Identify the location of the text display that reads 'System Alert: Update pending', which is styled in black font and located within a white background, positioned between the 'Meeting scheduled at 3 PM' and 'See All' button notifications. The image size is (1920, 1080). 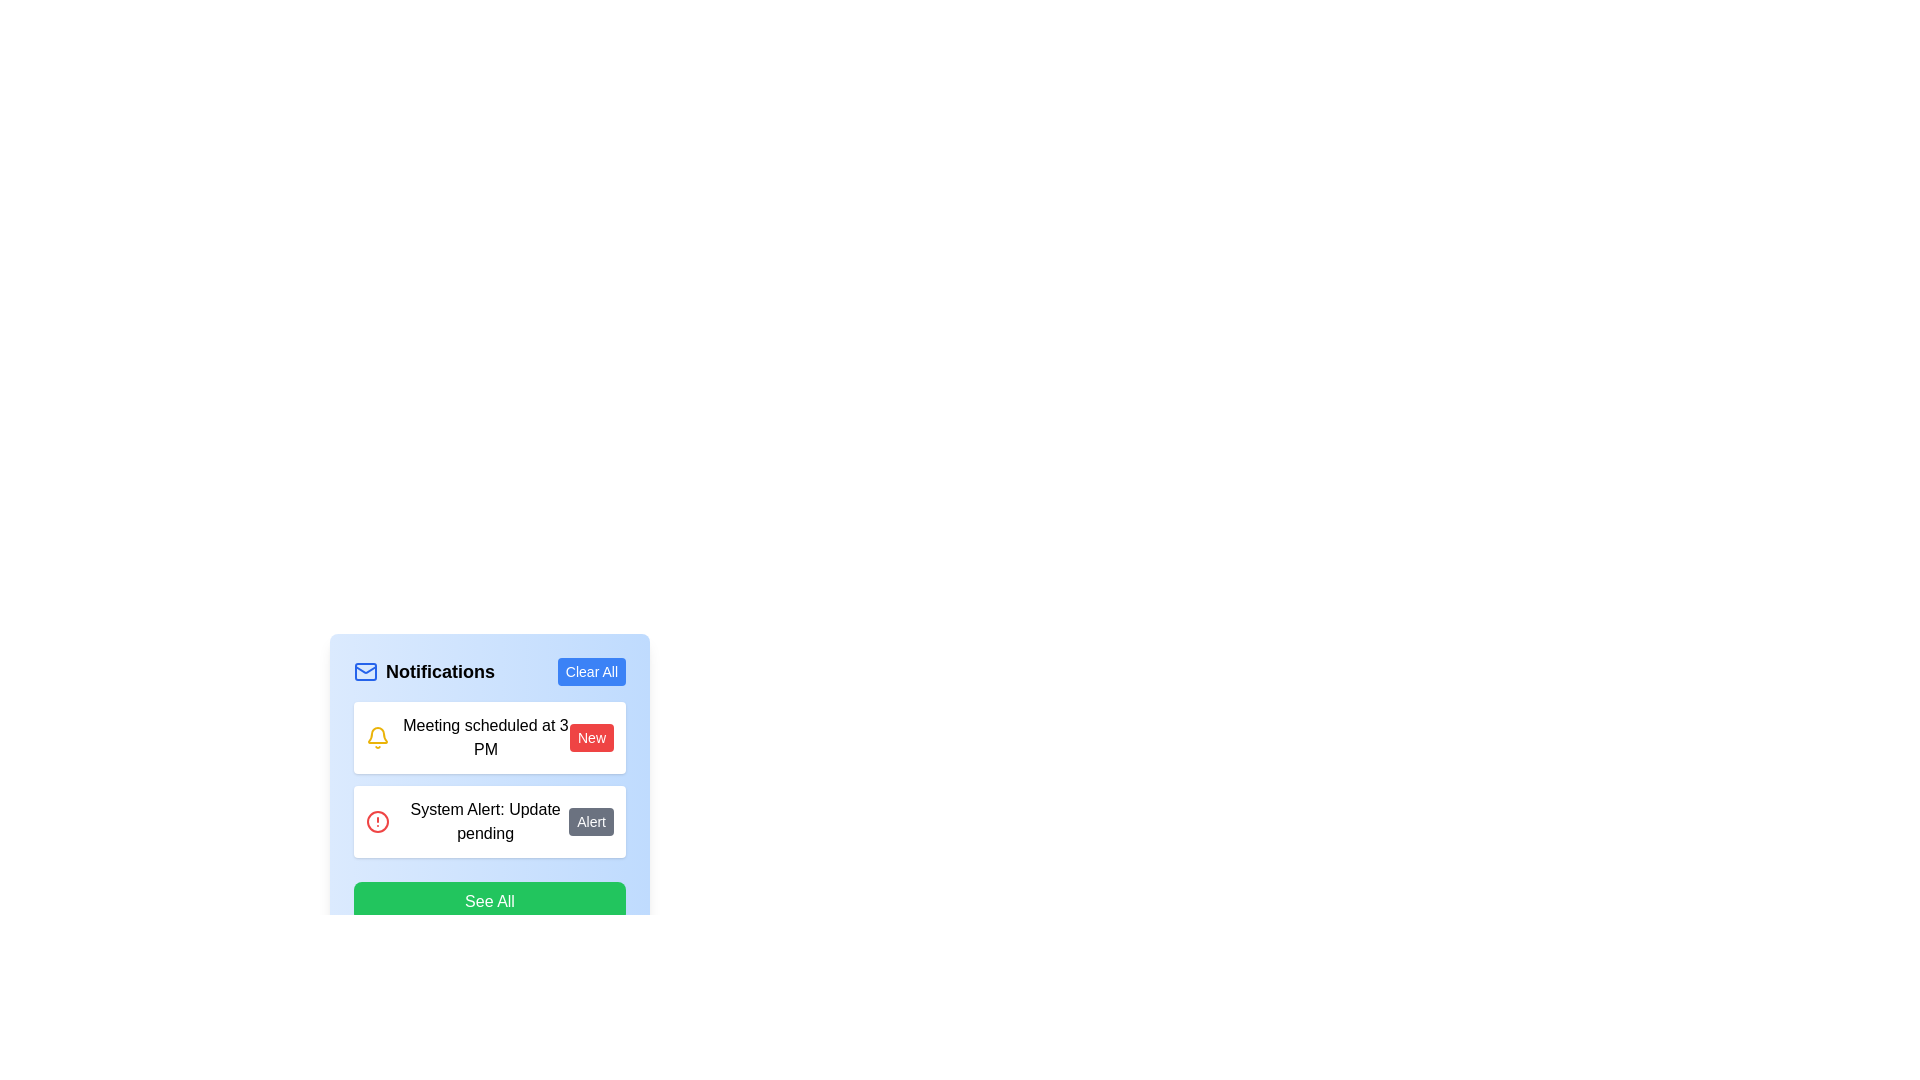
(485, 821).